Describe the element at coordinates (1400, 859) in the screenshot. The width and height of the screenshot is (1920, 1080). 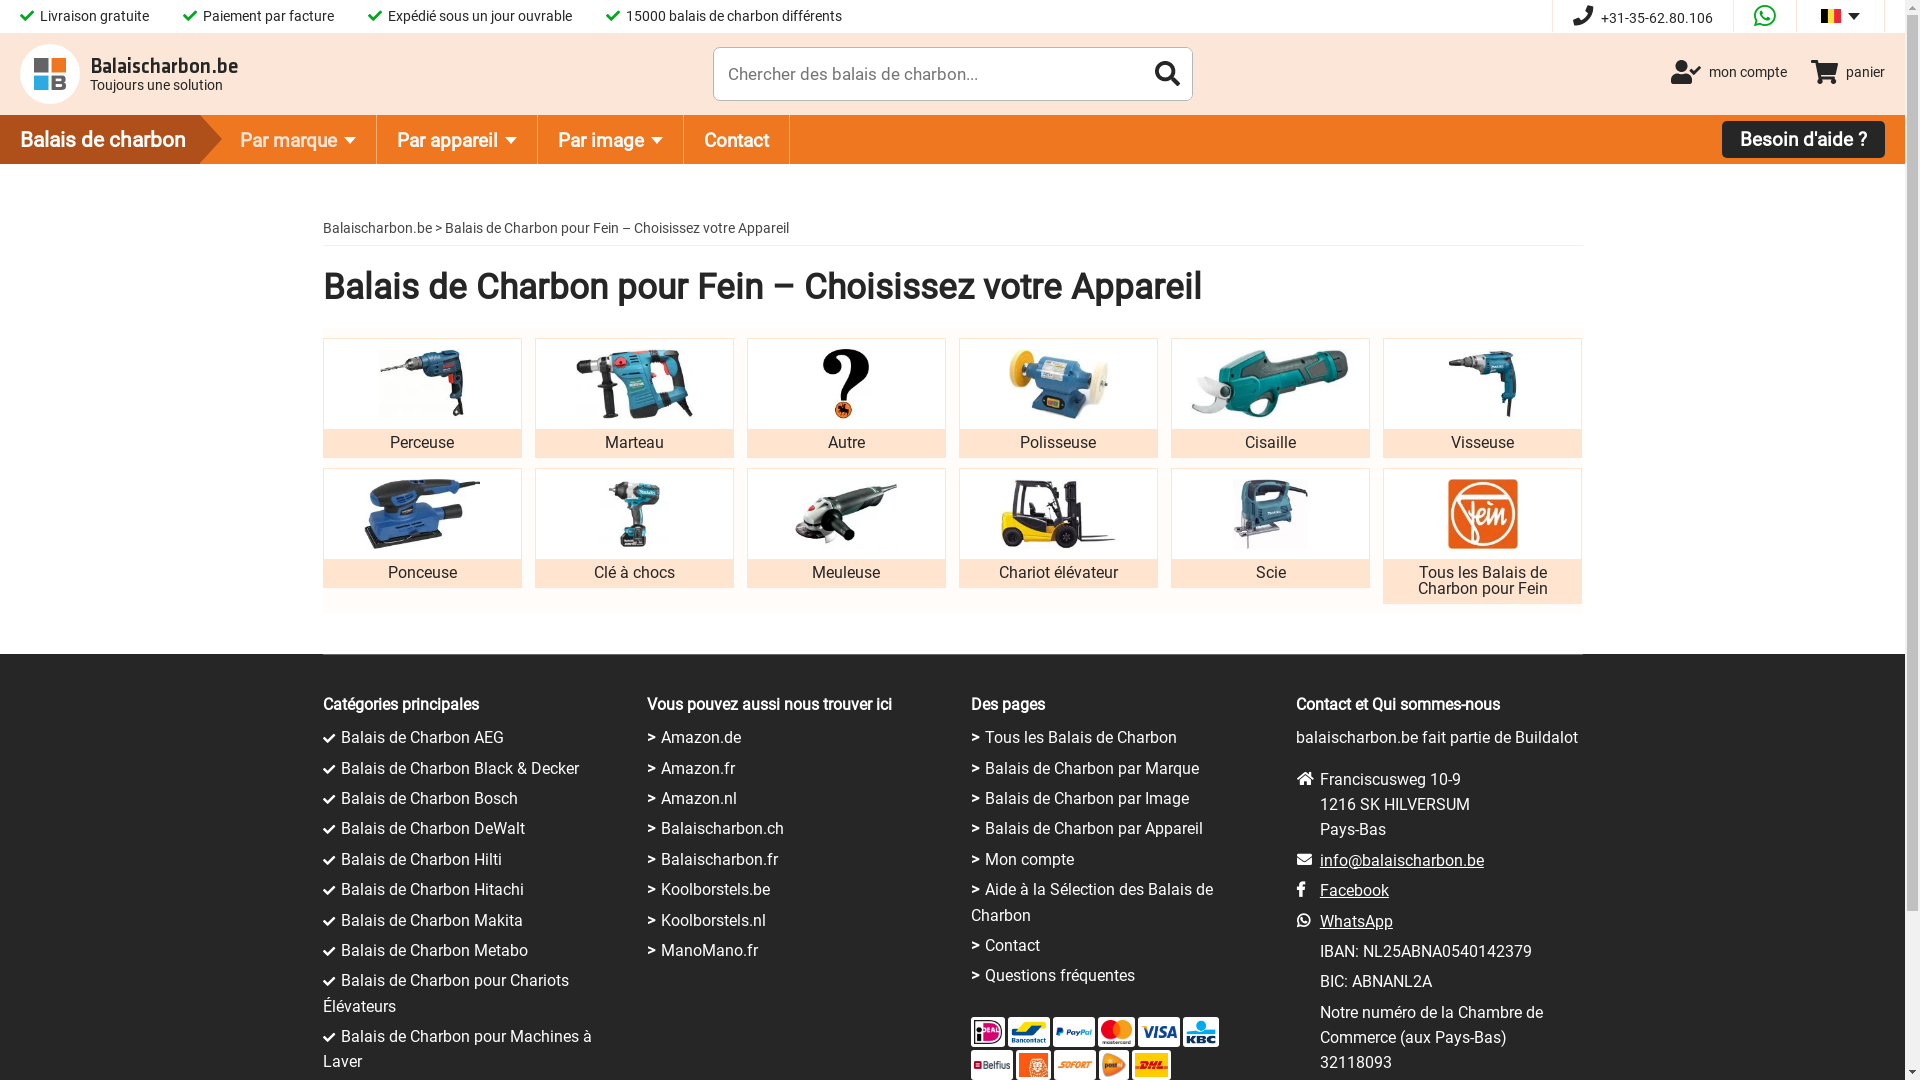
I see `'info@balaischarbon.be'` at that location.